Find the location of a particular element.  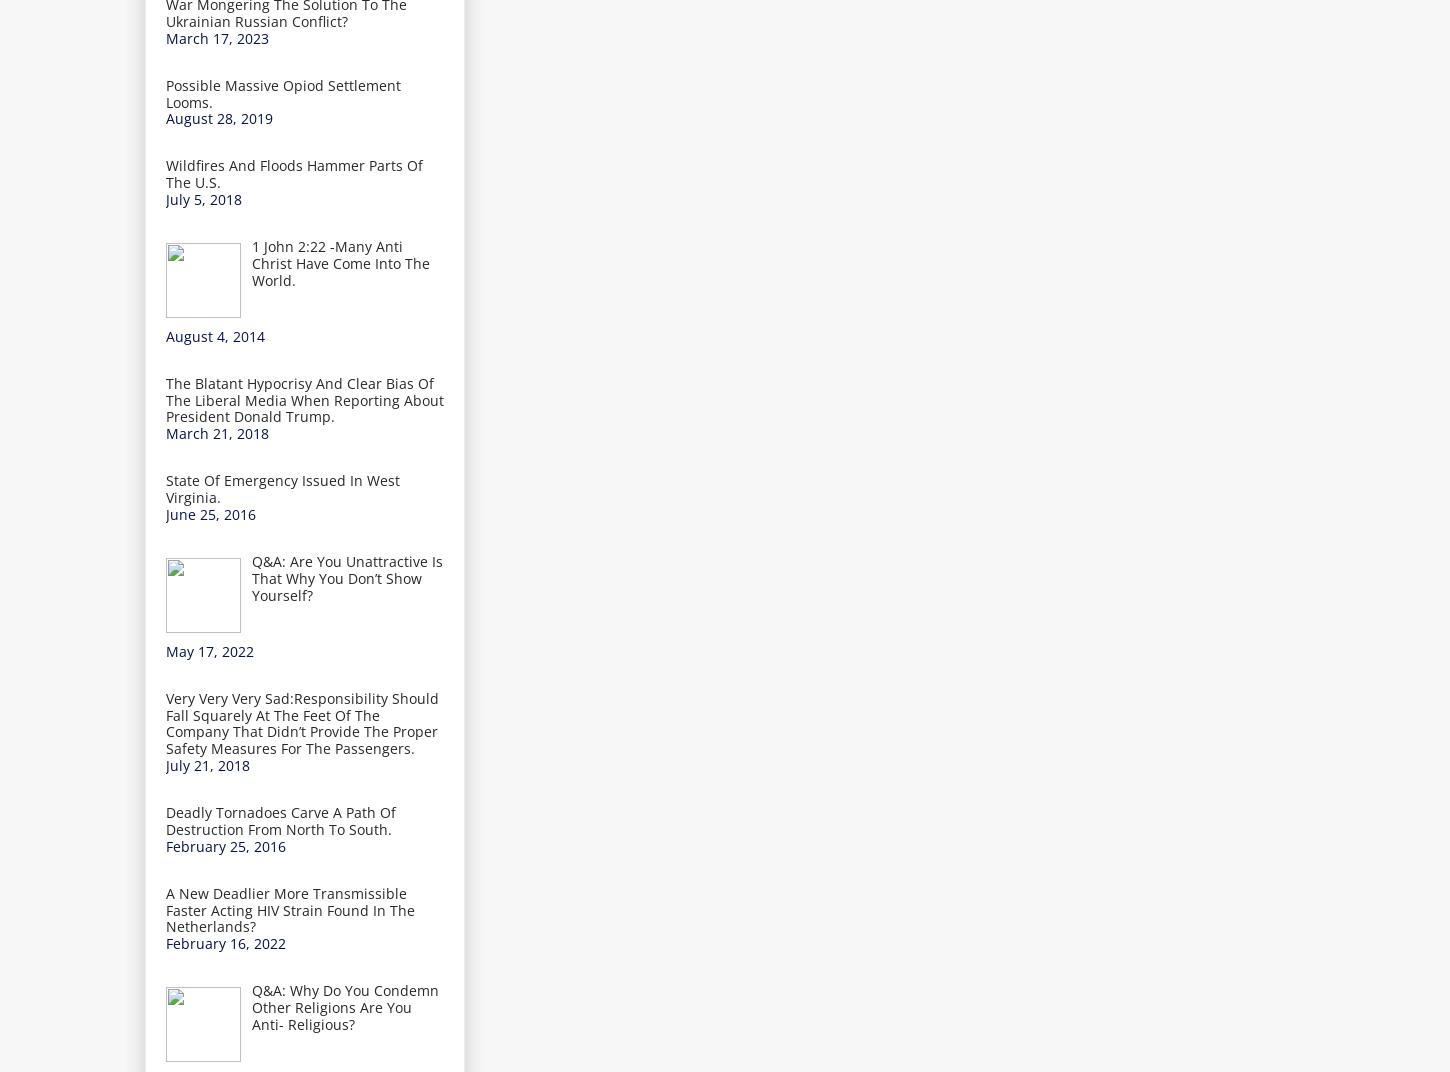

'March 21, 2018' is located at coordinates (216, 432).